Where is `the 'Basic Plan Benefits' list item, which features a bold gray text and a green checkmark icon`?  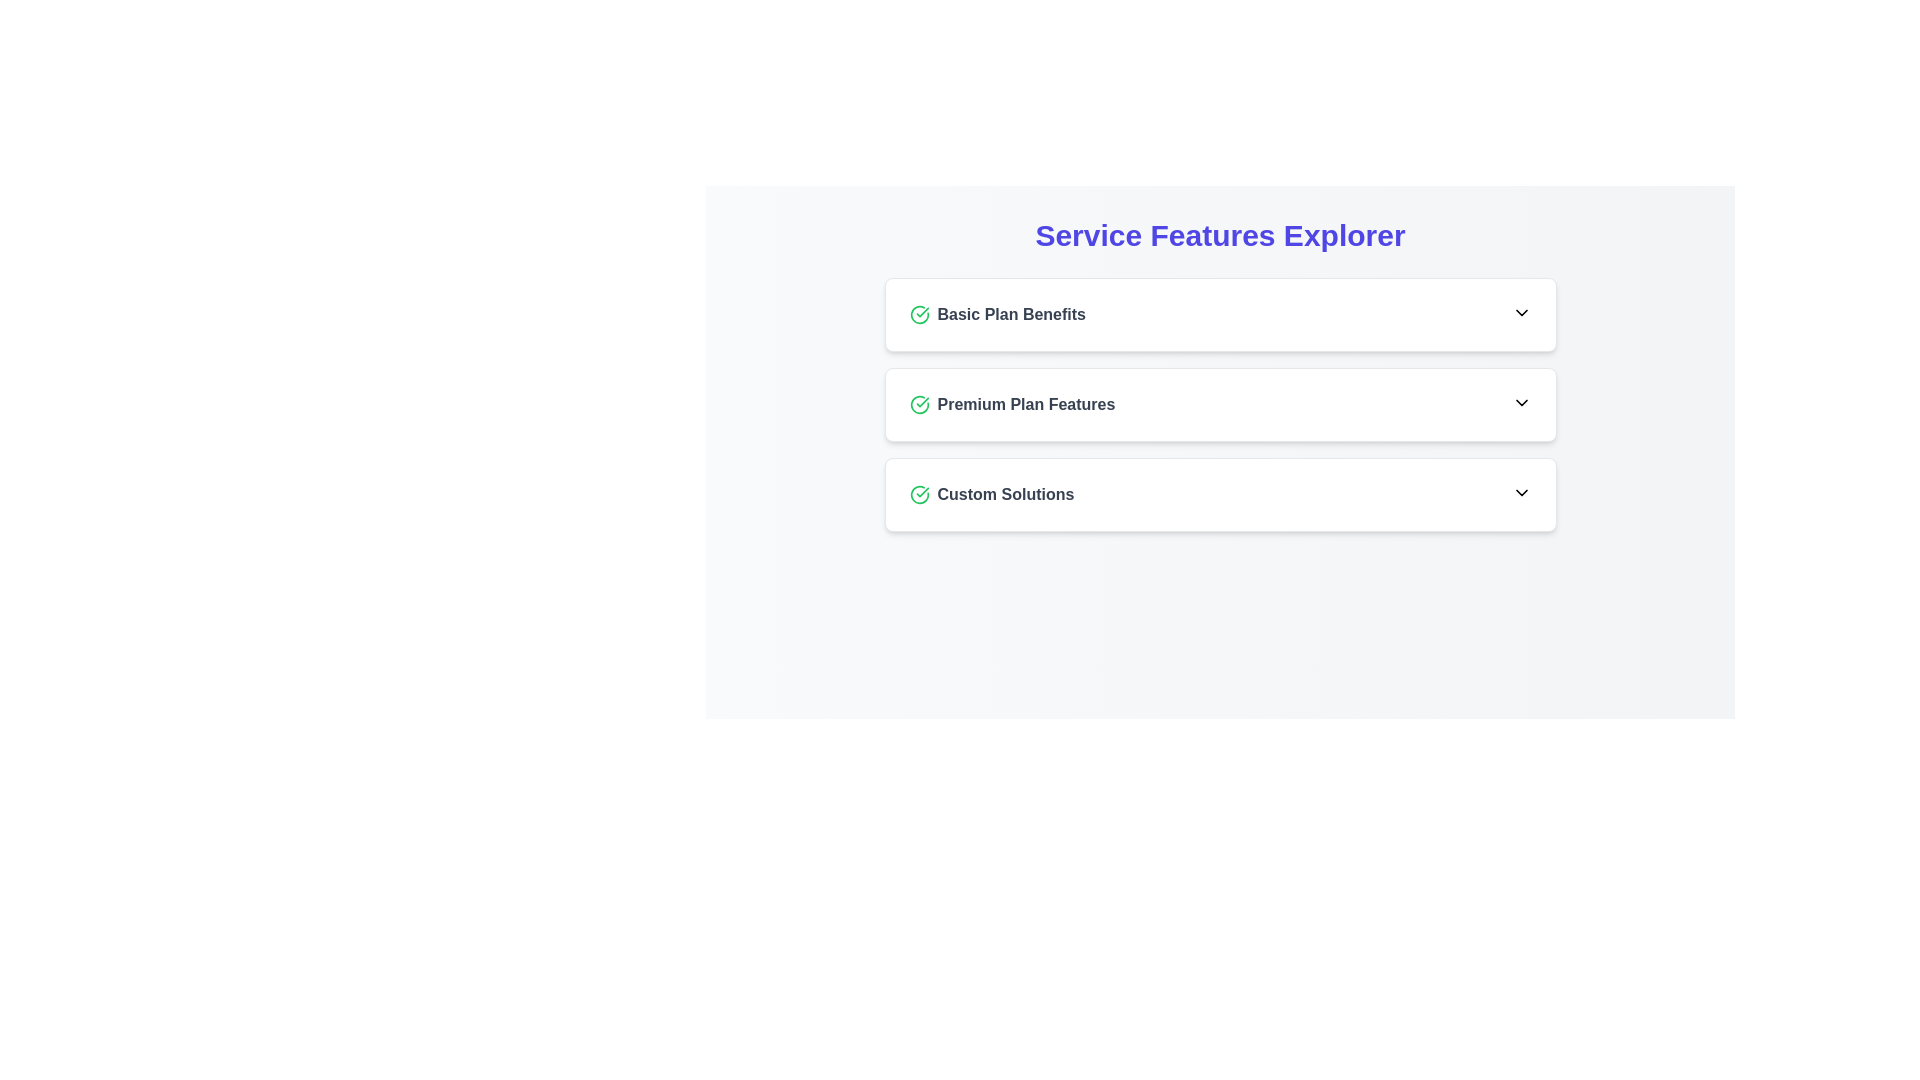
the 'Basic Plan Benefits' list item, which features a bold gray text and a green checkmark icon is located at coordinates (997, 315).